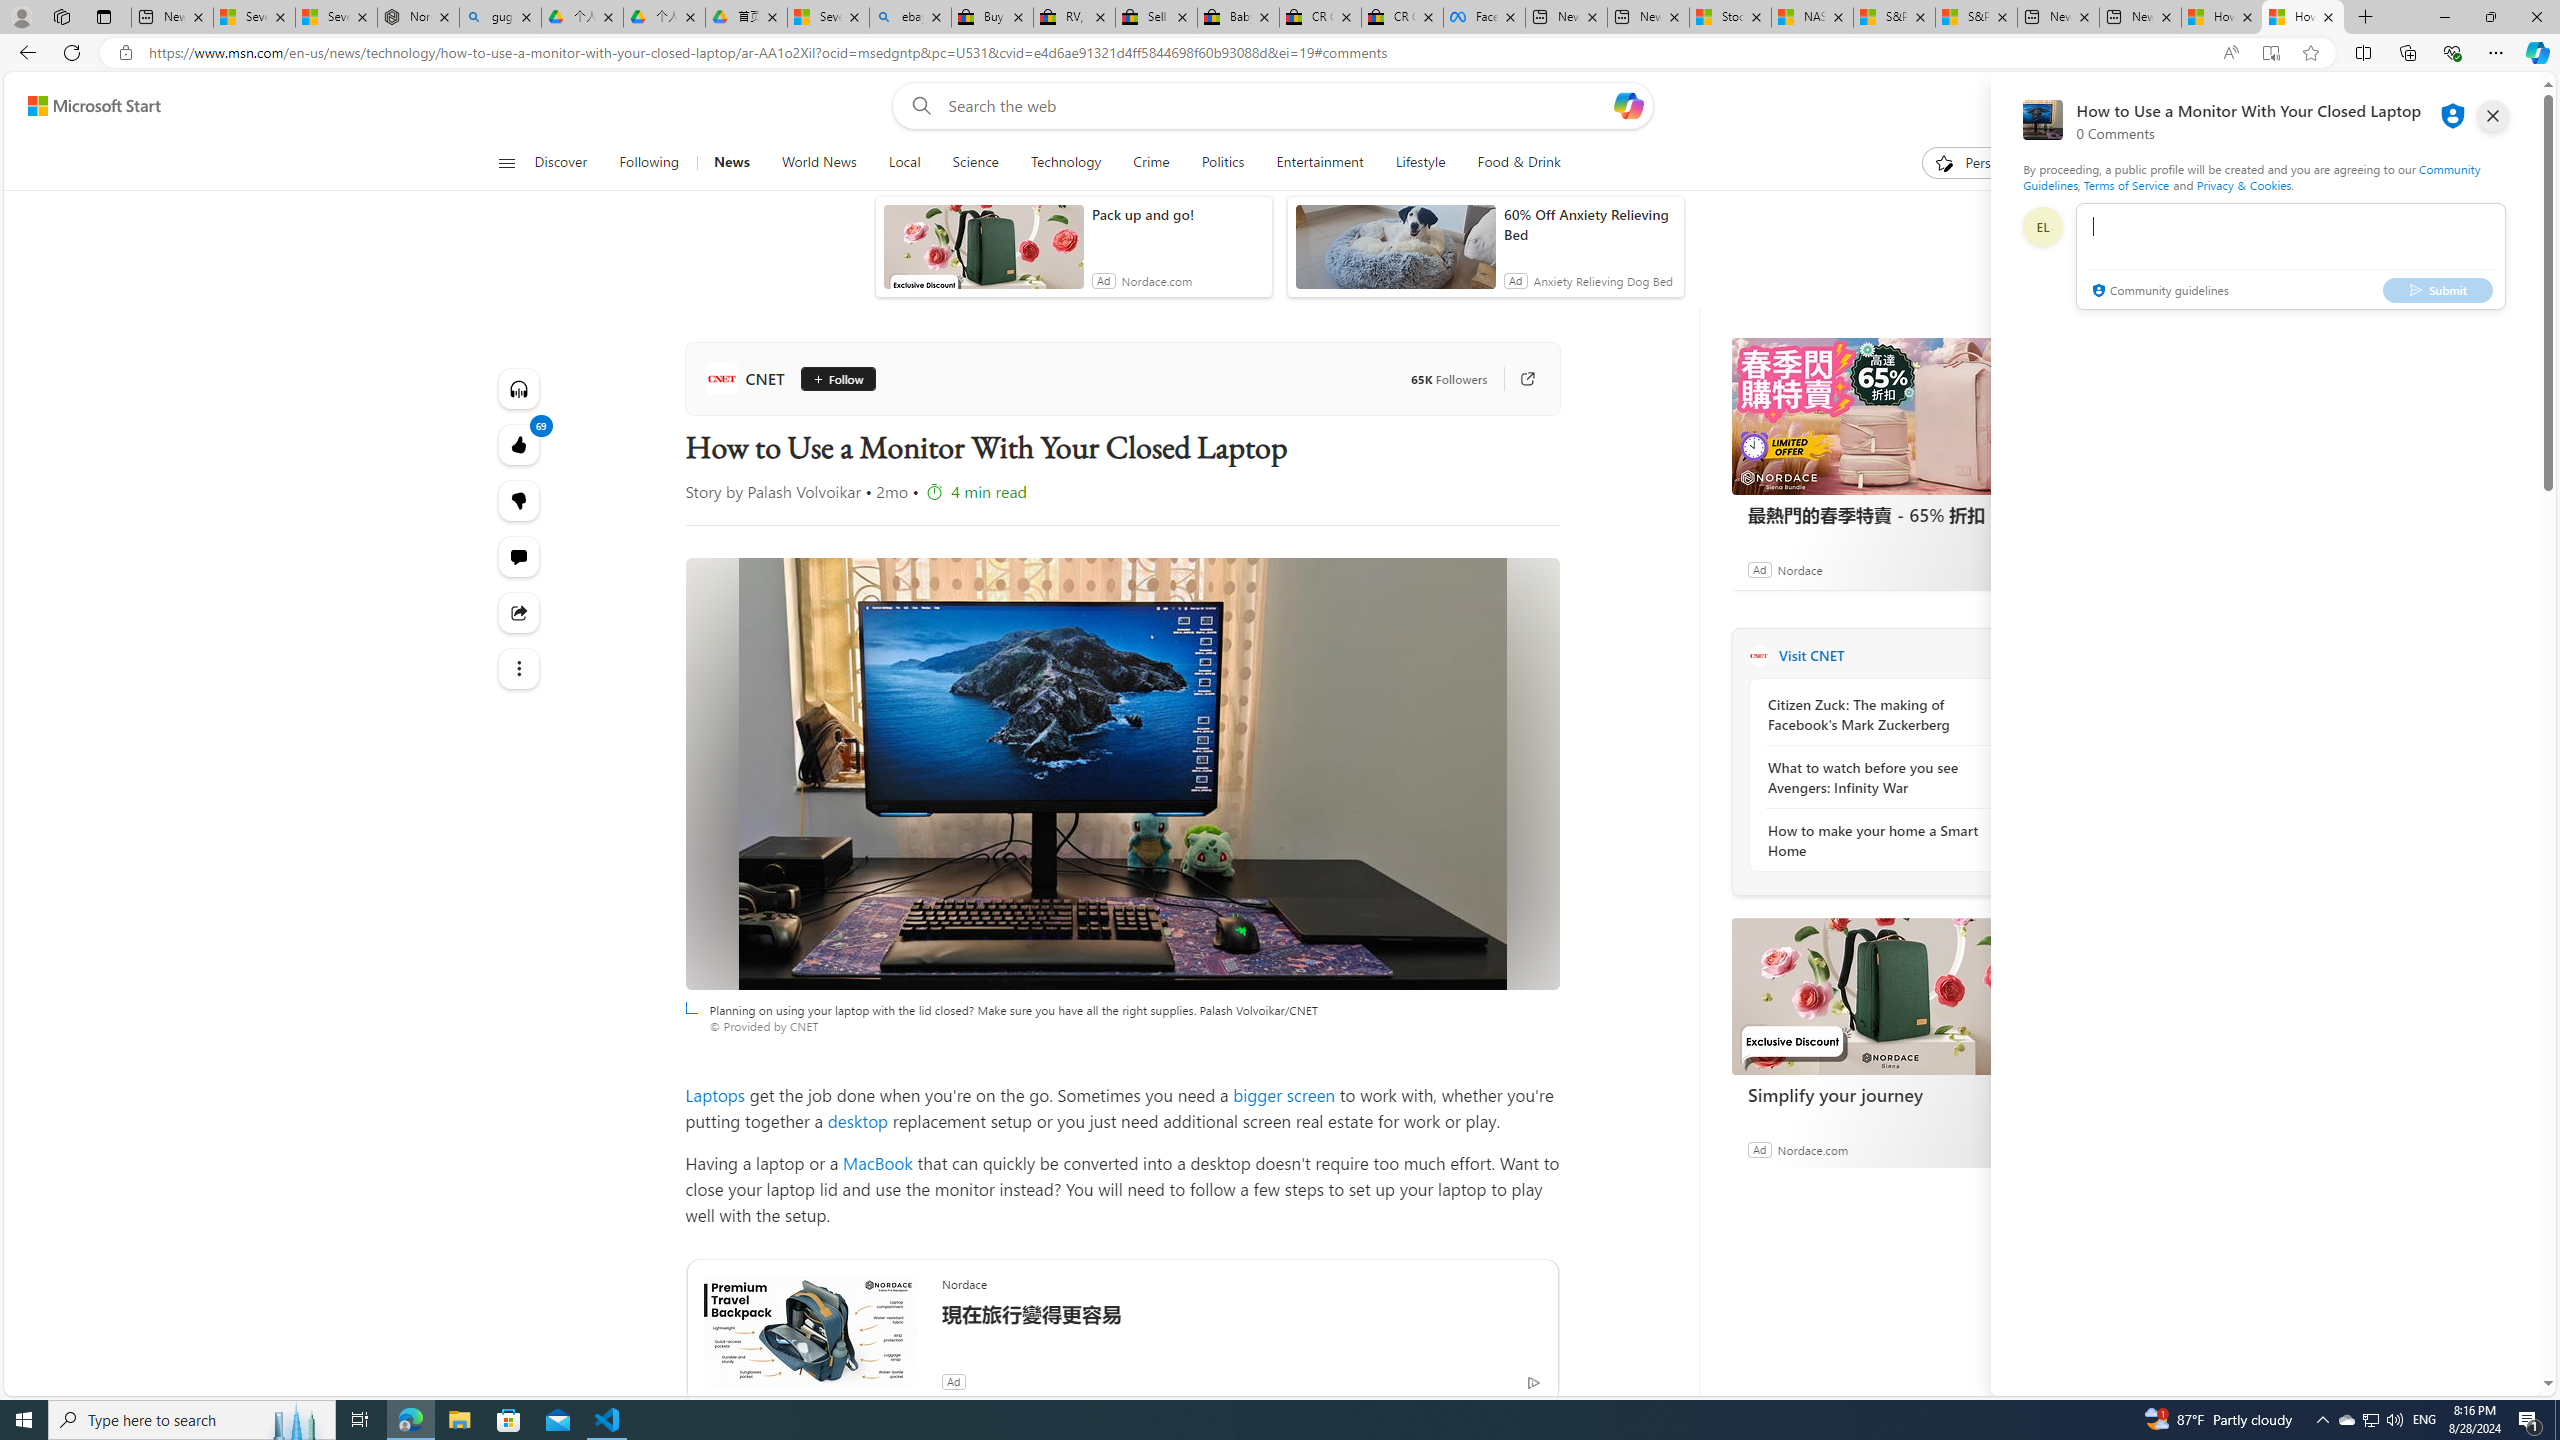  I want to click on 'Entertainment', so click(1318, 162).